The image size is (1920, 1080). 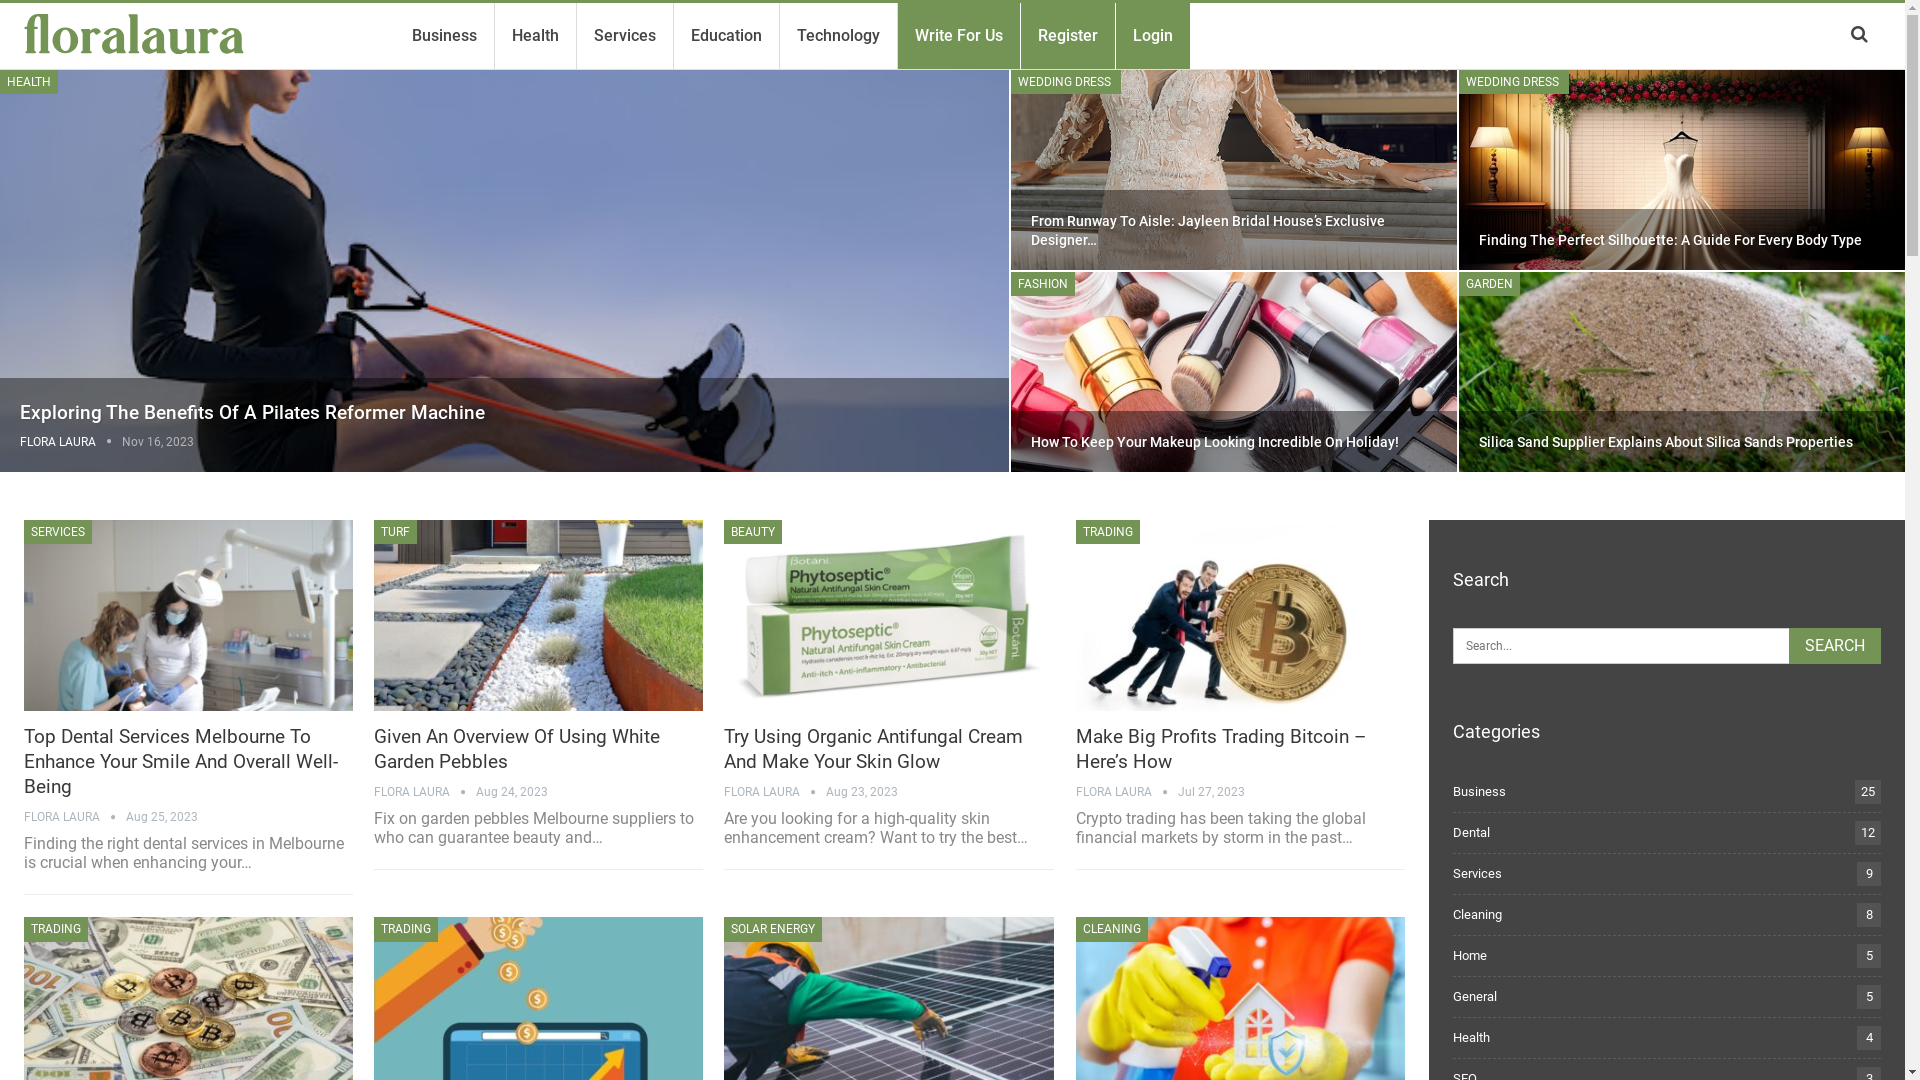 What do you see at coordinates (374, 929) in the screenshot?
I see `'TRADING'` at bounding box center [374, 929].